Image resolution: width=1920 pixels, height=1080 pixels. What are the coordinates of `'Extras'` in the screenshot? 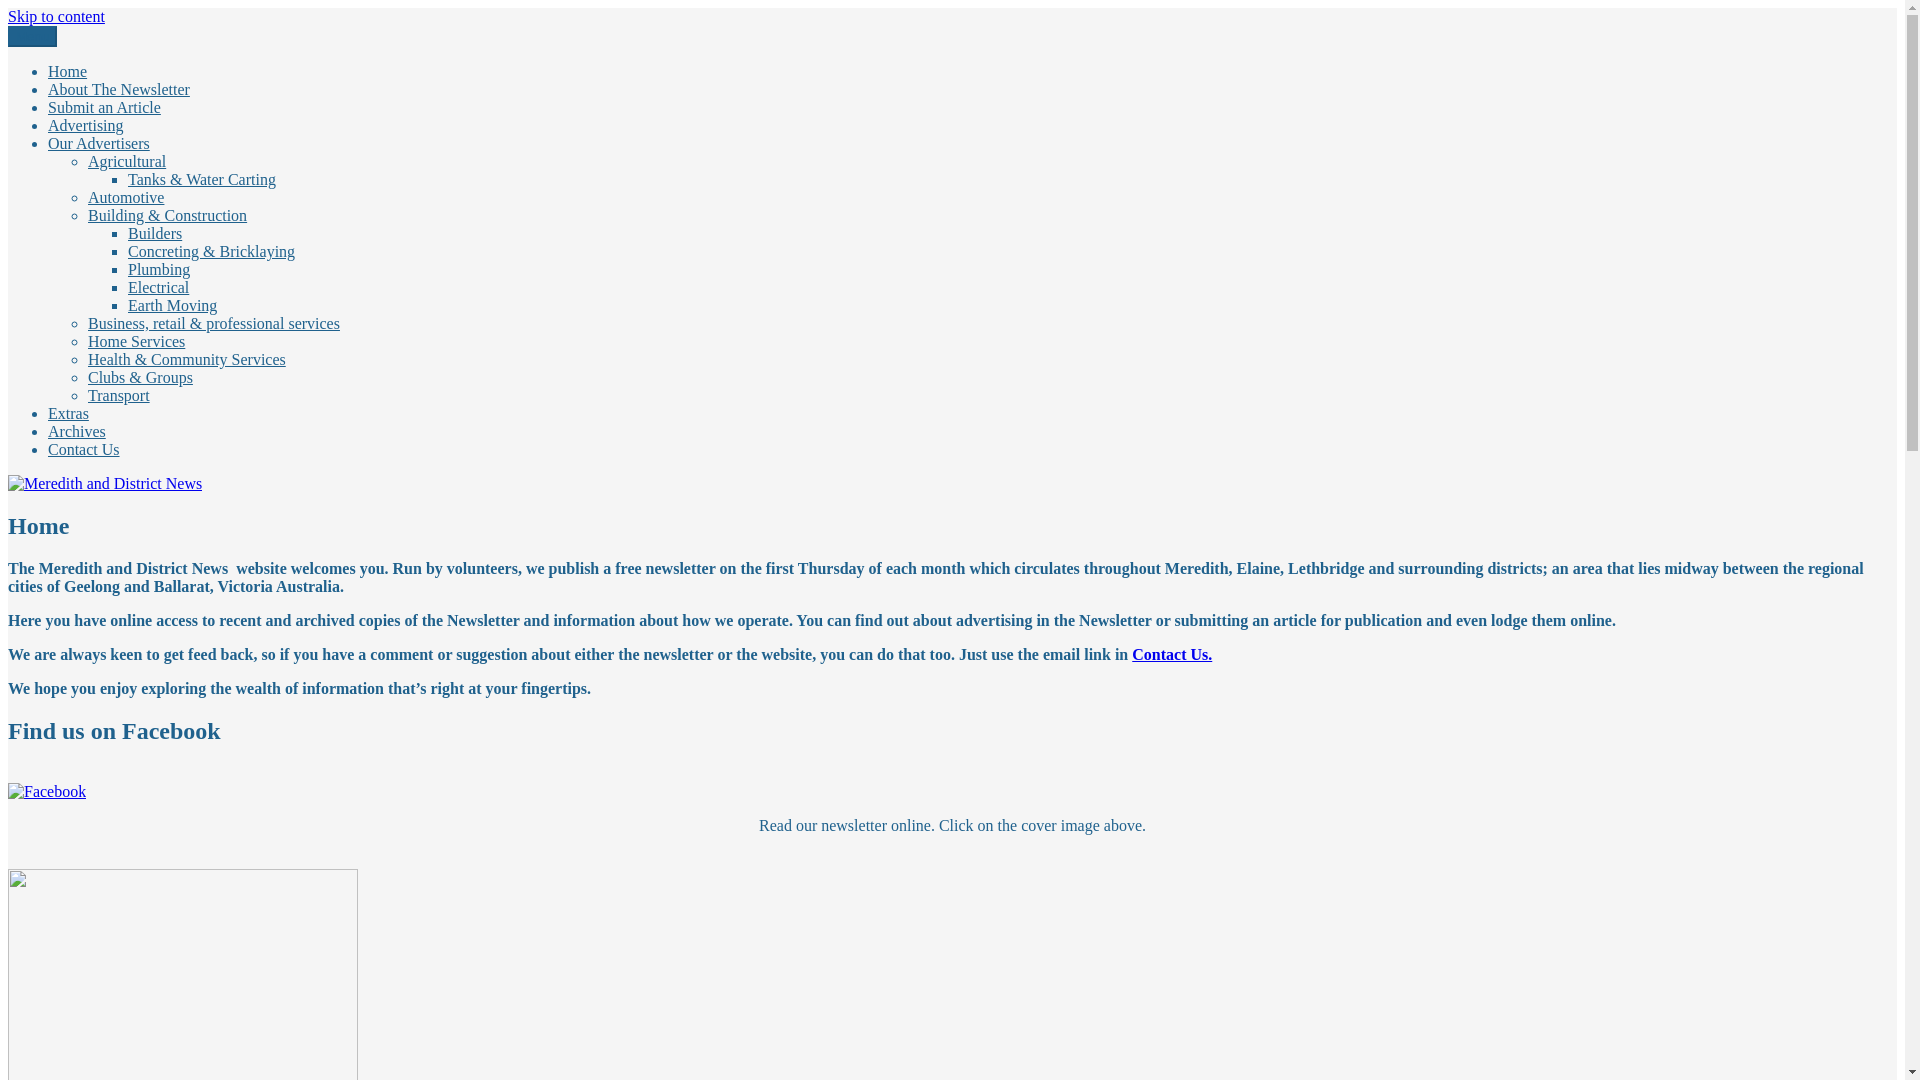 It's located at (68, 412).